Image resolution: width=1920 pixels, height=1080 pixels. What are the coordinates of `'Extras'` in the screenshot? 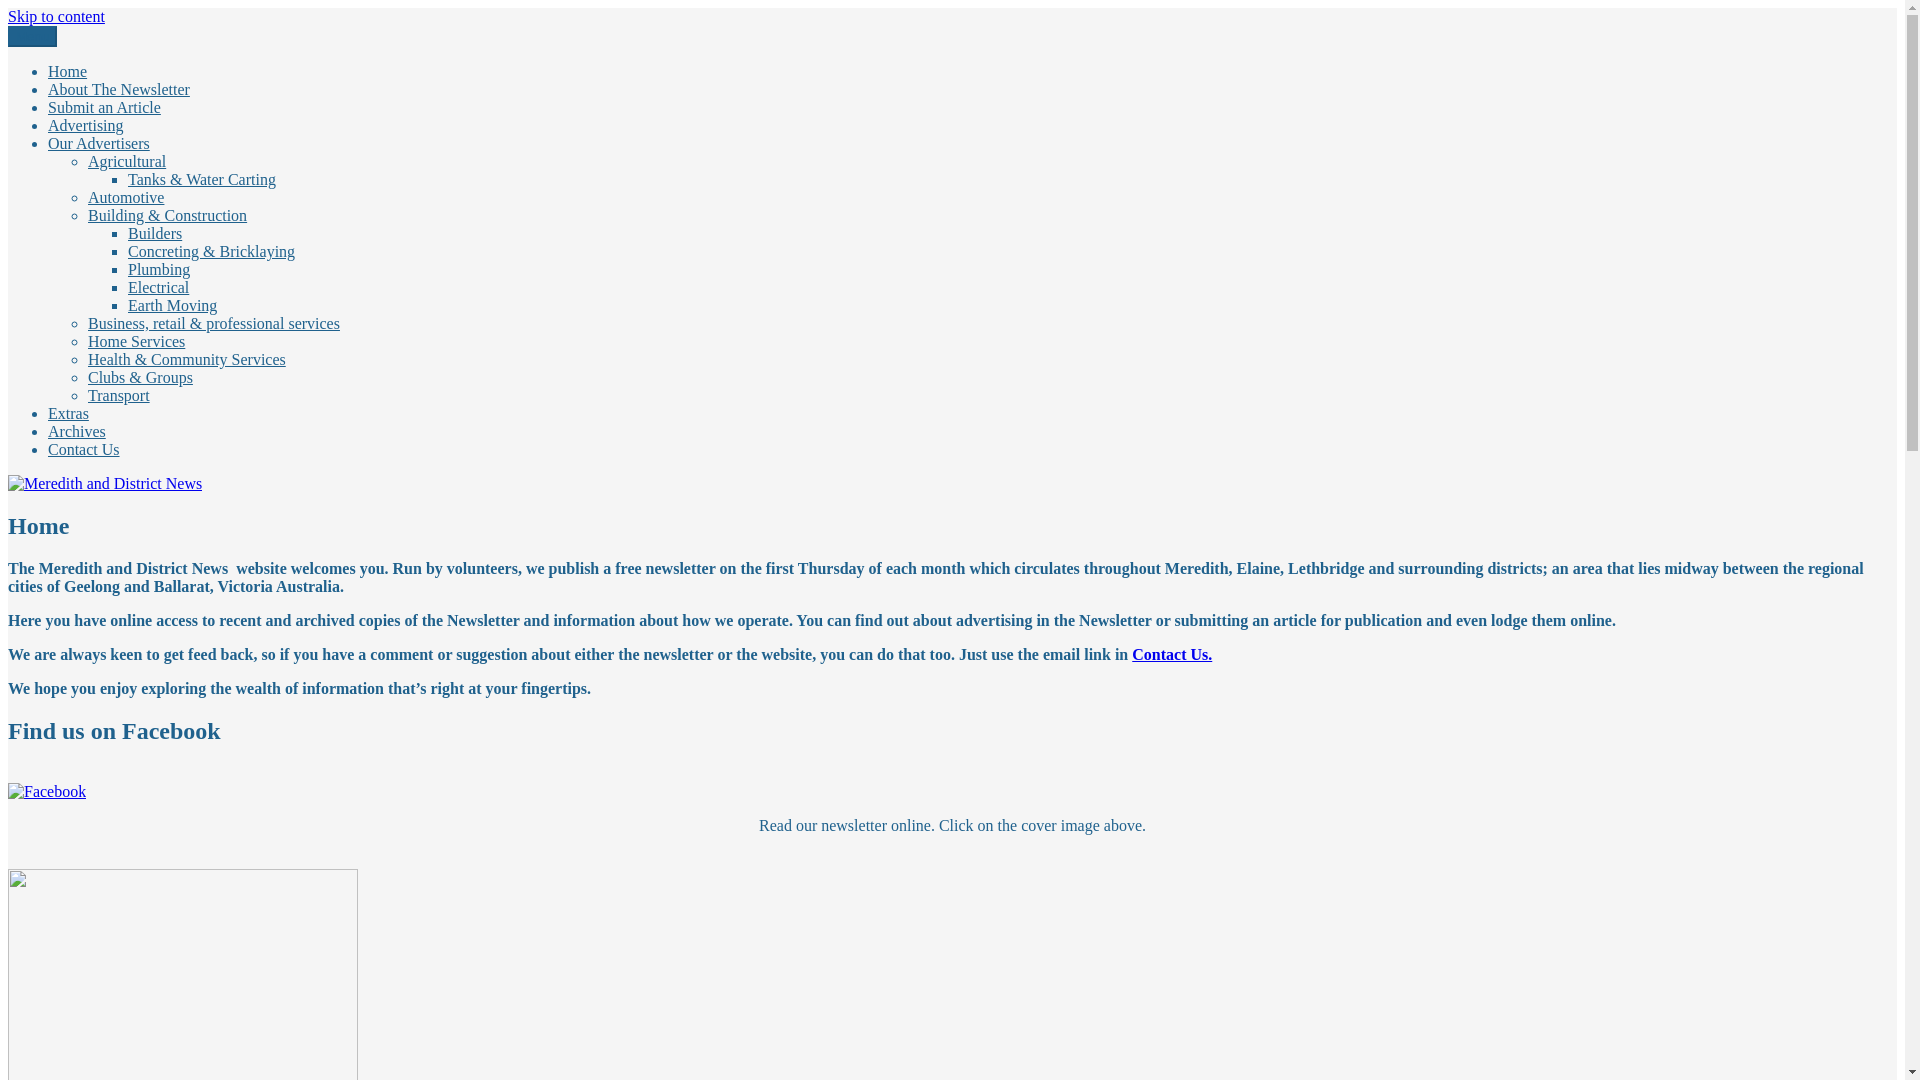 It's located at (68, 412).